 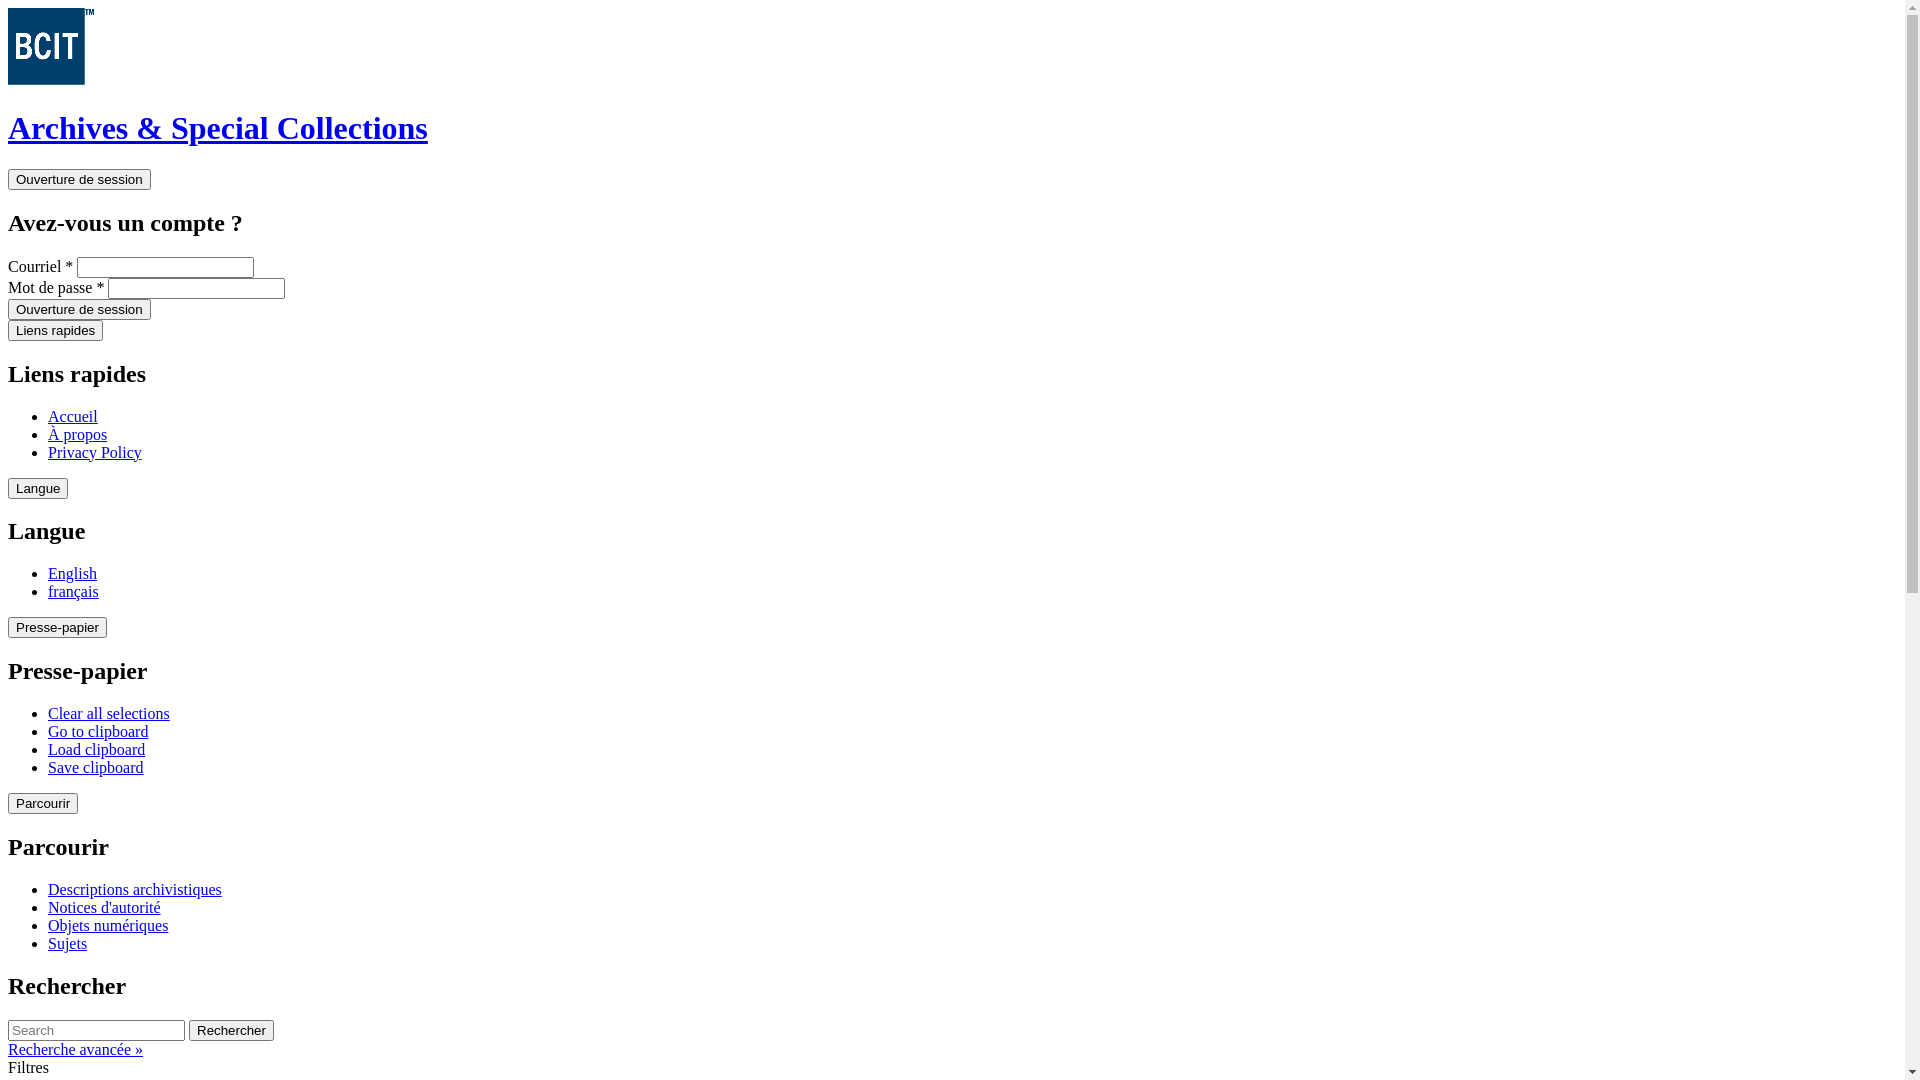 What do you see at coordinates (28, 1066) in the screenshot?
I see `'Filtres'` at bounding box center [28, 1066].